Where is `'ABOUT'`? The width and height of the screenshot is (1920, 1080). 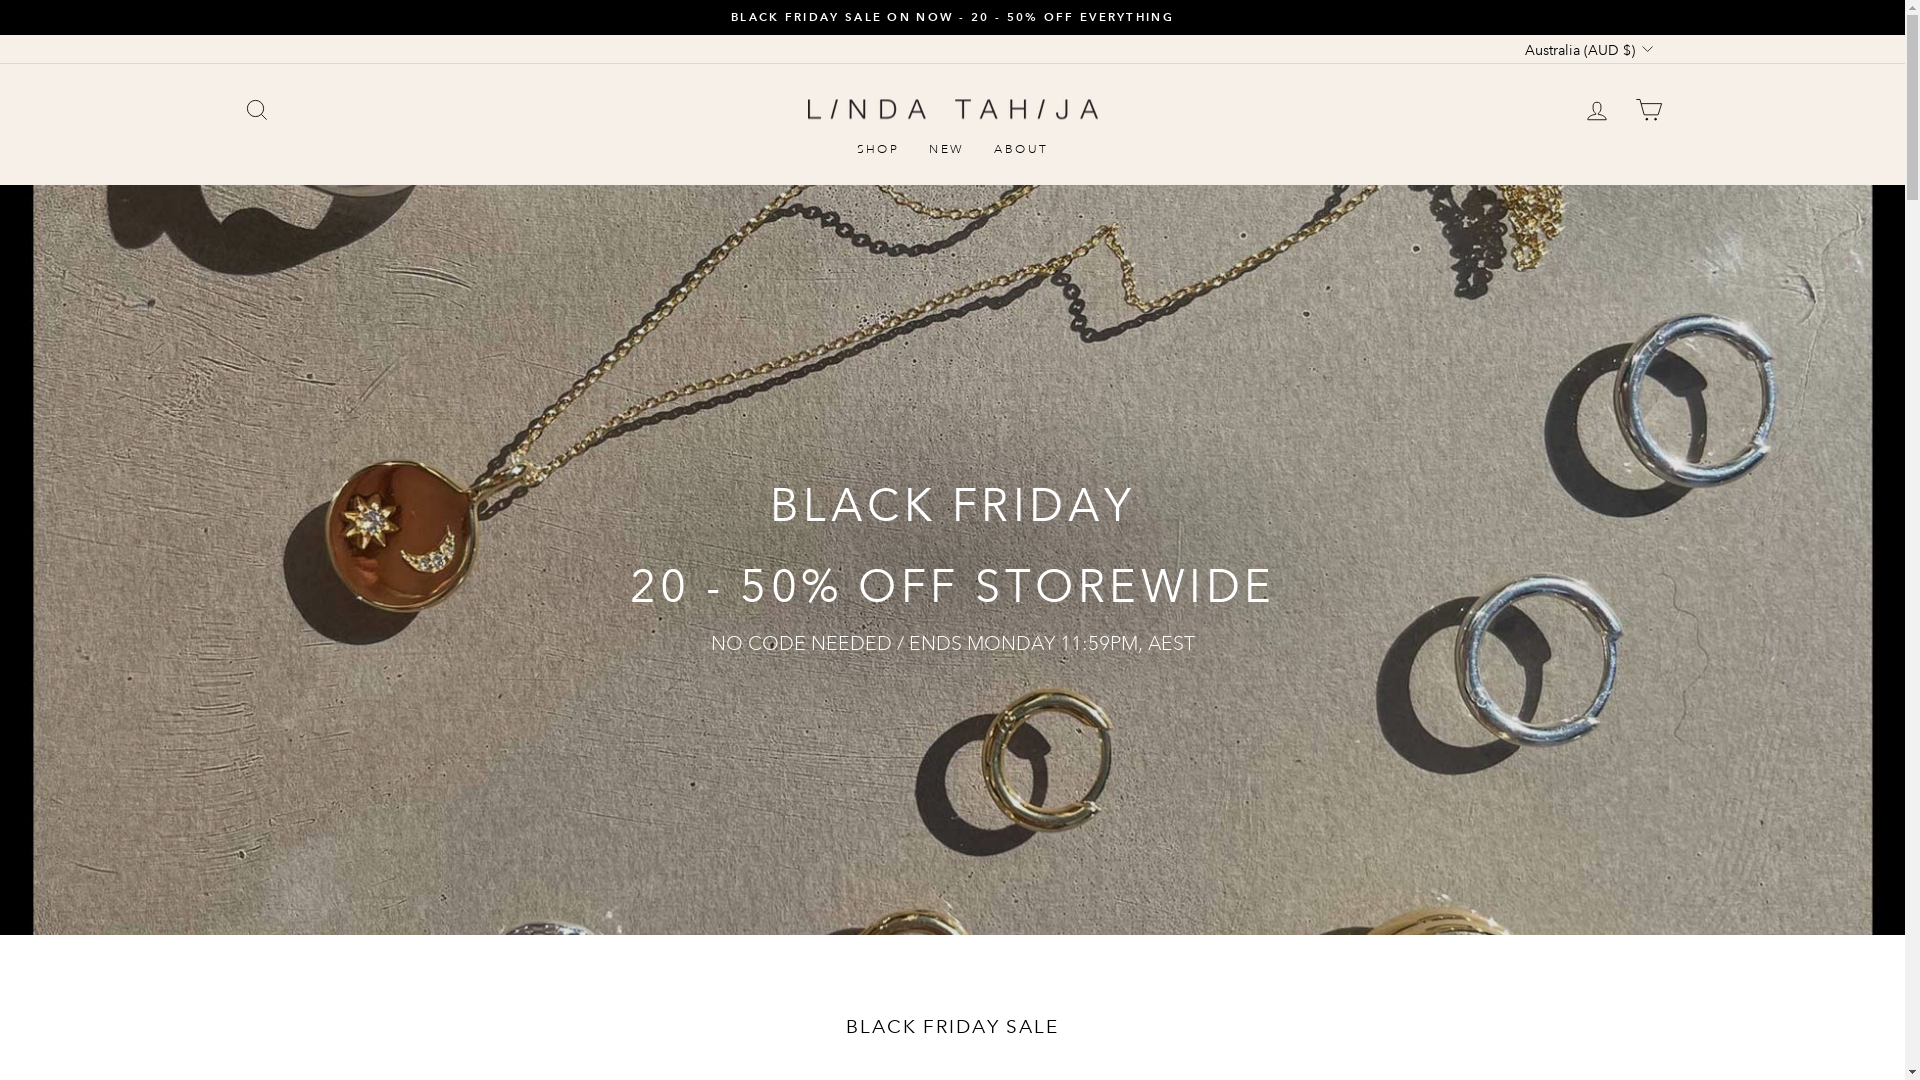 'ABOUT' is located at coordinates (1021, 149).